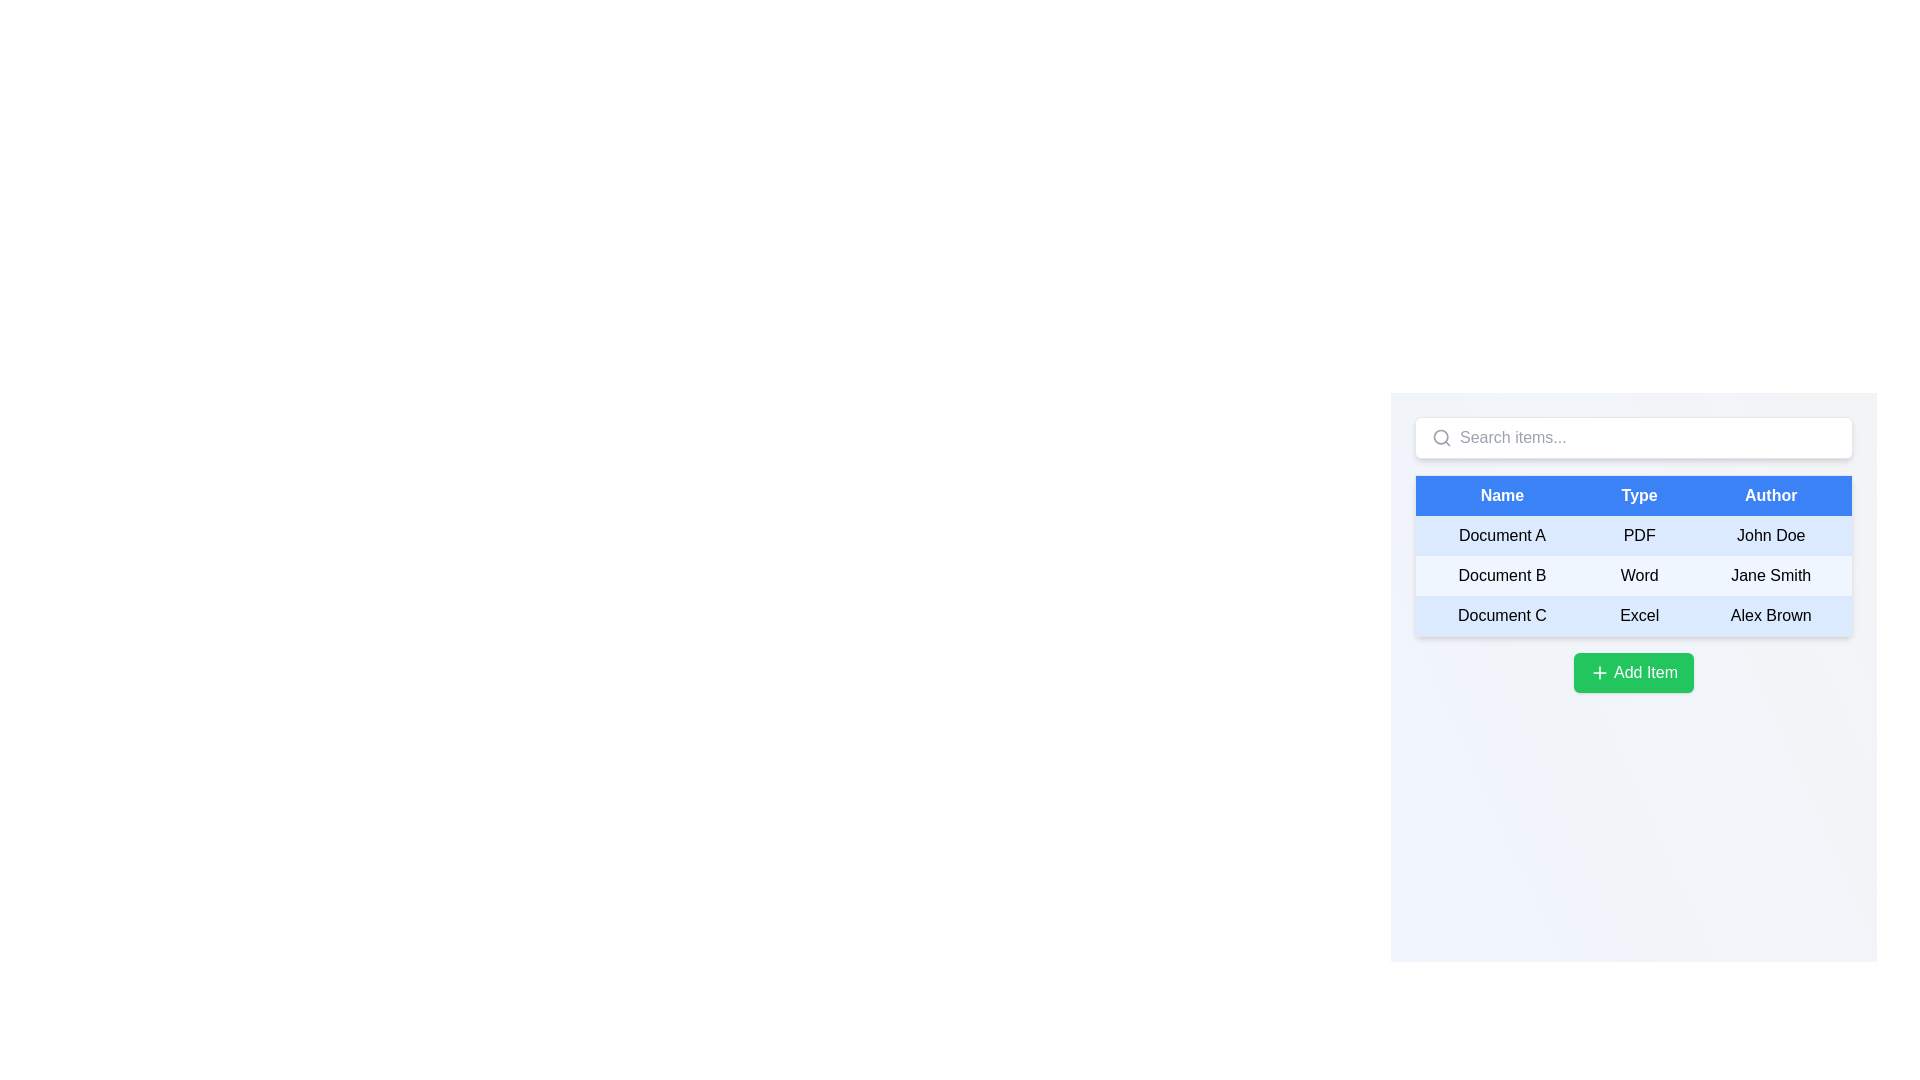 This screenshot has height=1080, width=1920. Describe the element at coordinates (1639, 535) in the screenshot. I see `the static text element indicating 'PDF' in the second column of the first row of the table, aligned with 'Document A' and 'John Doe'` at that location.